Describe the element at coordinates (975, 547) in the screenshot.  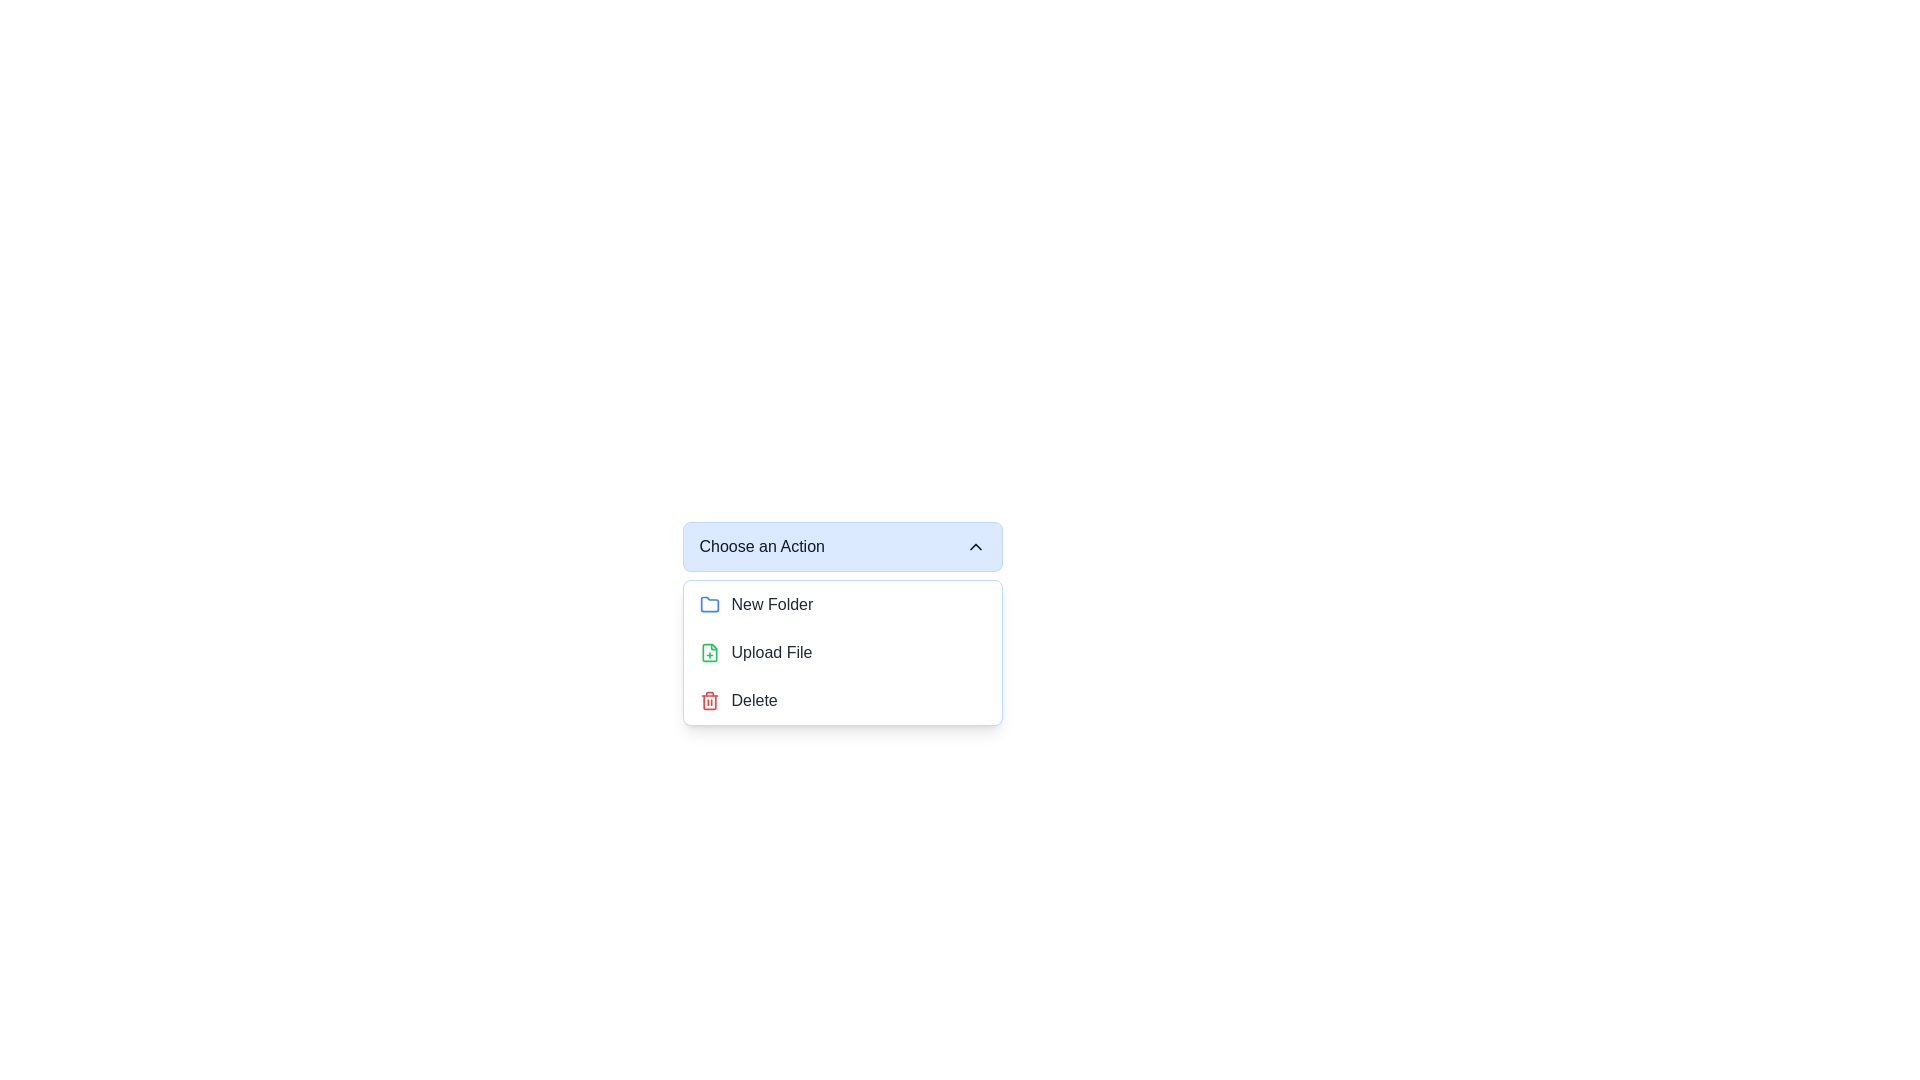
I see `the Chevron-Up icon located on the right side of the 'Choose an Action' bar` at that location.